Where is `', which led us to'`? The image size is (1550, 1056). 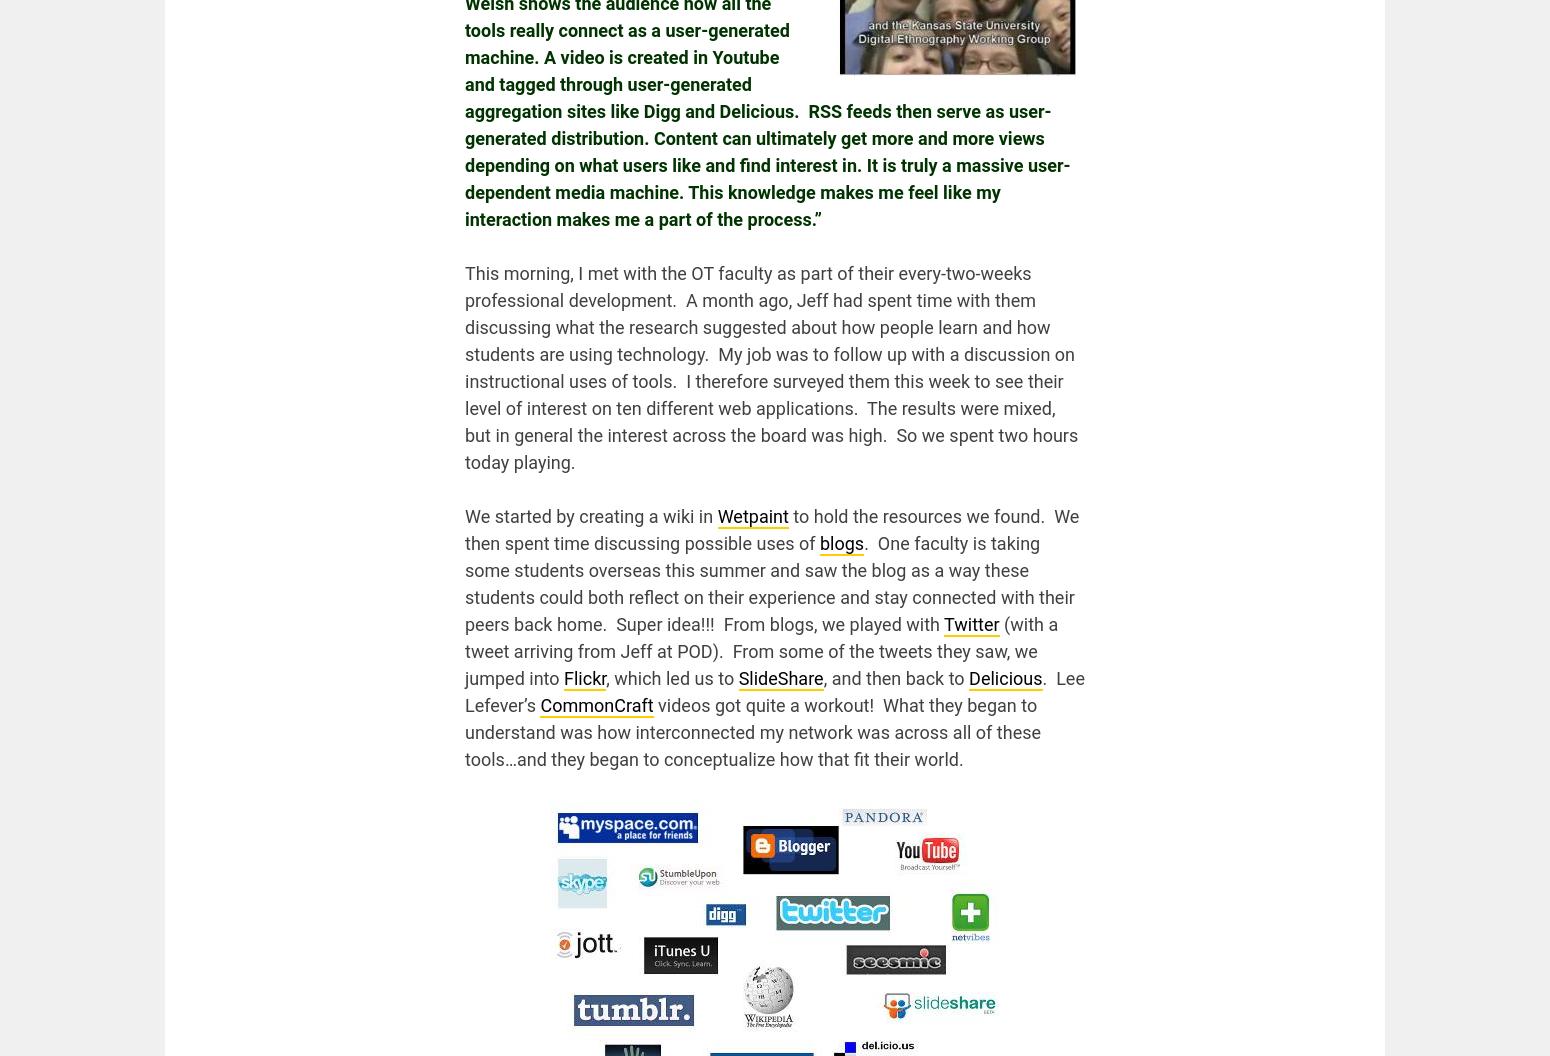
', which led us to' is located at coordinates (606, 678).